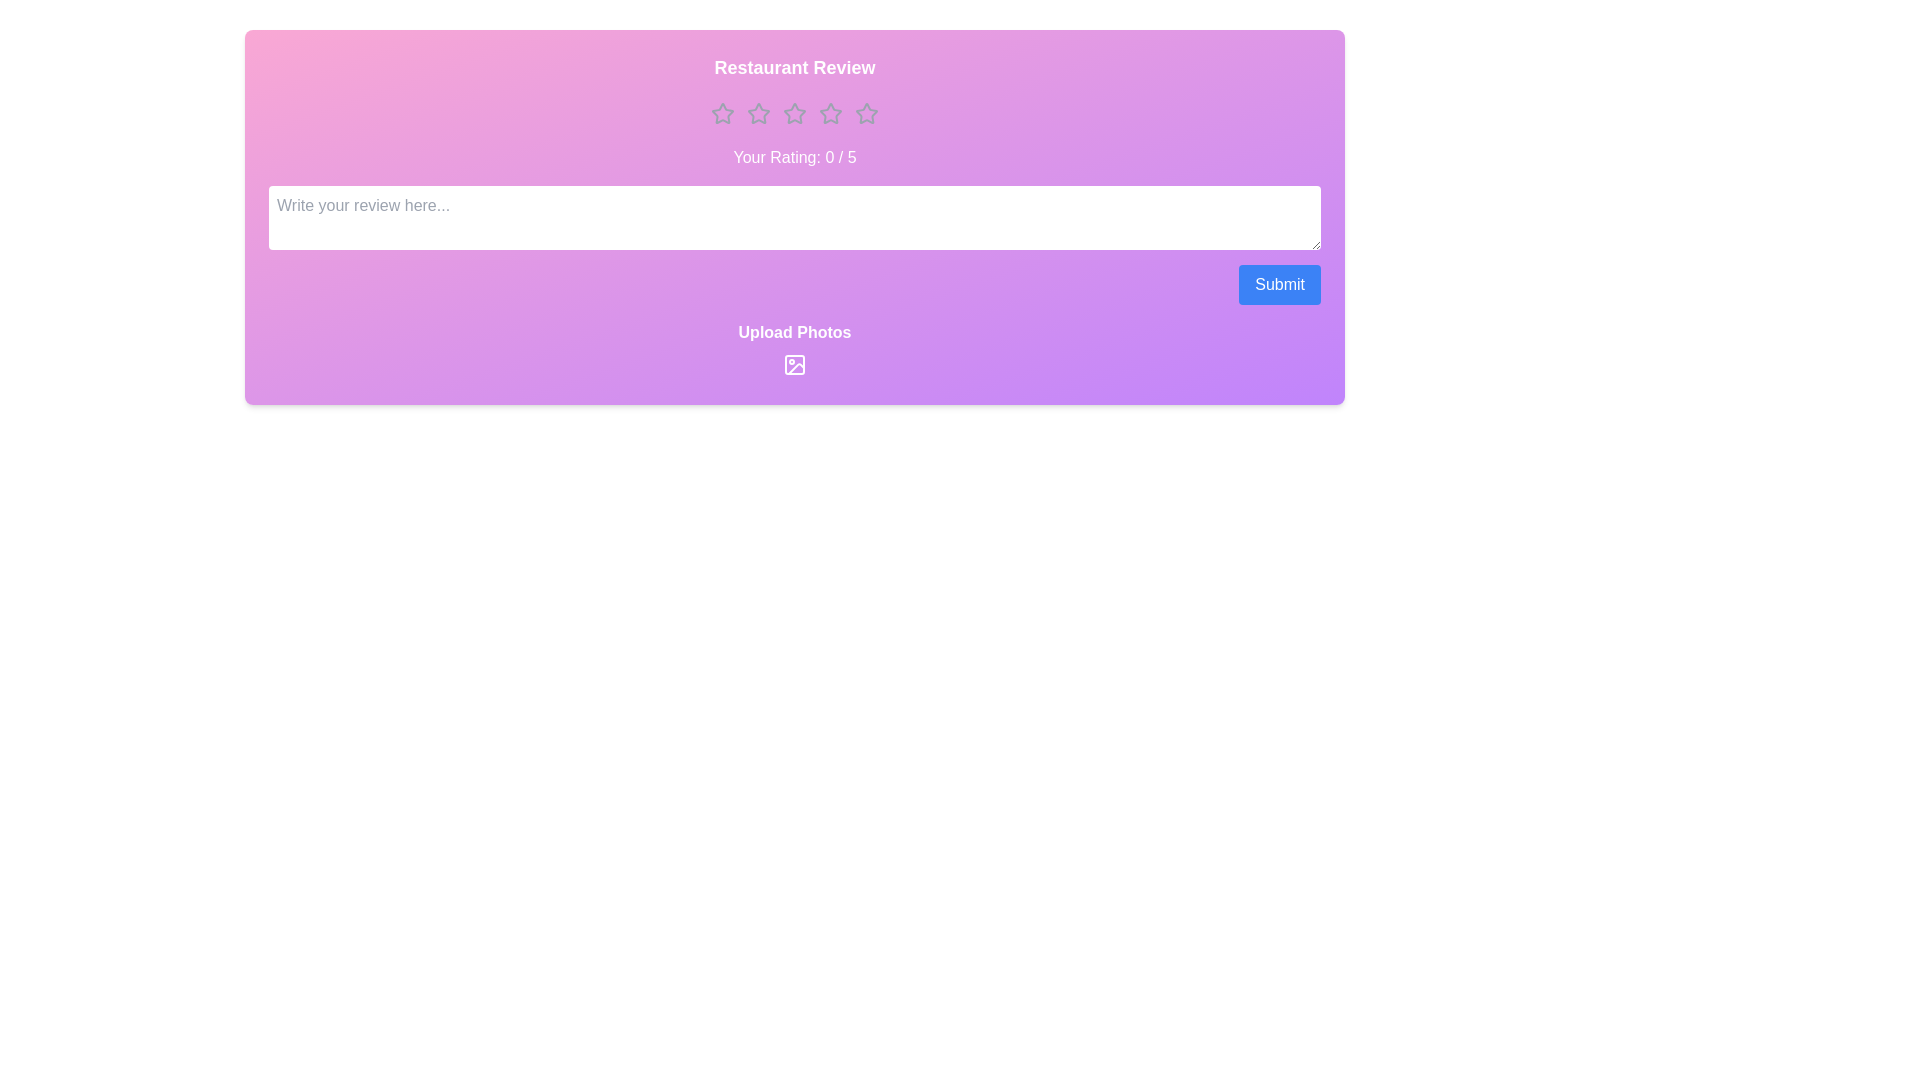  I want to click on the rating to 5 stars by clicking on the respective star, so click(867, 114).